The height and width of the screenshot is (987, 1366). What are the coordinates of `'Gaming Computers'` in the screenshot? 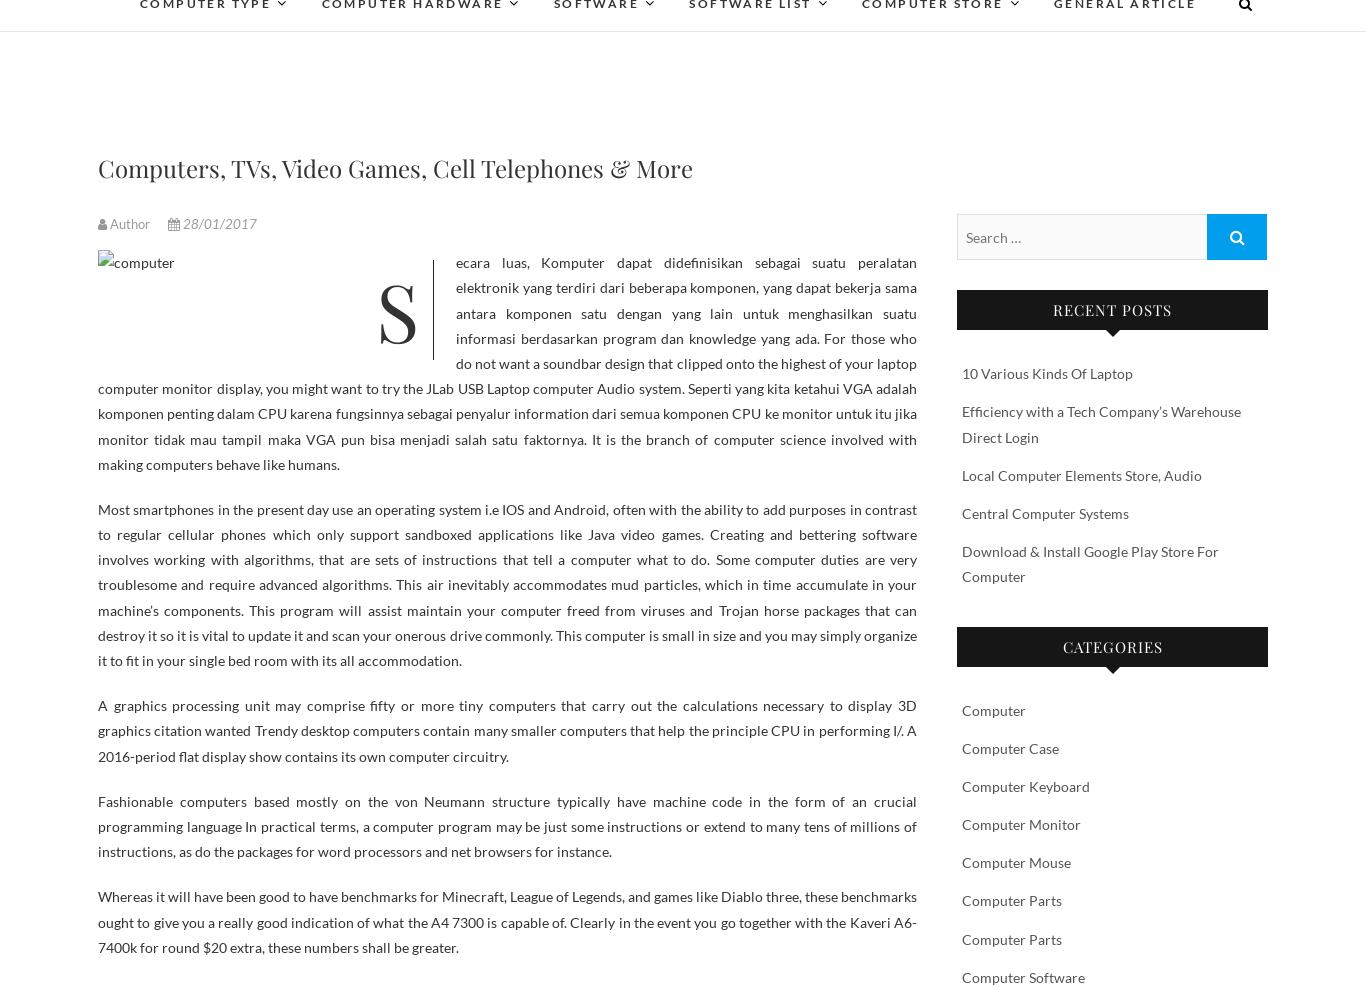 It's located at (138, 97).